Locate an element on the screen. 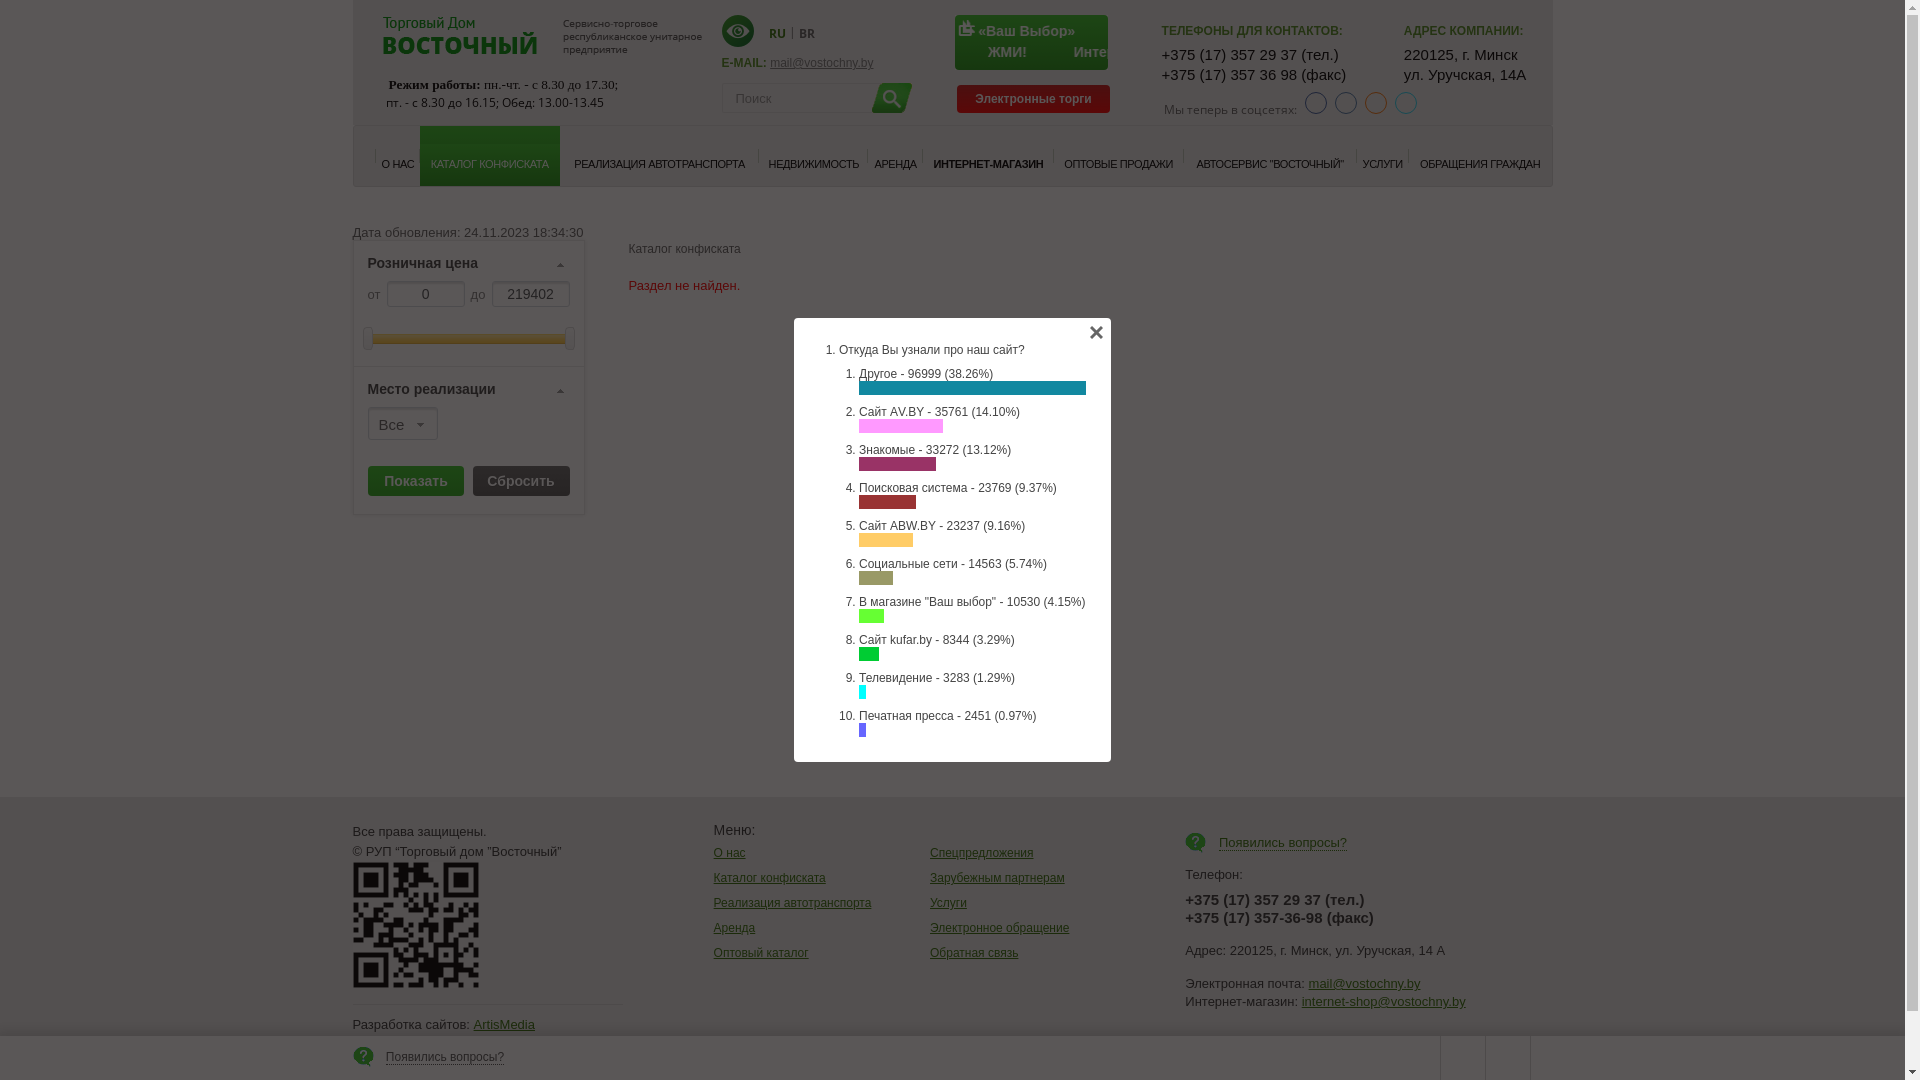 This screenshot has height=1080, width=1920. 'mail@vostochny.by' is located at coordinates (1363, 982).